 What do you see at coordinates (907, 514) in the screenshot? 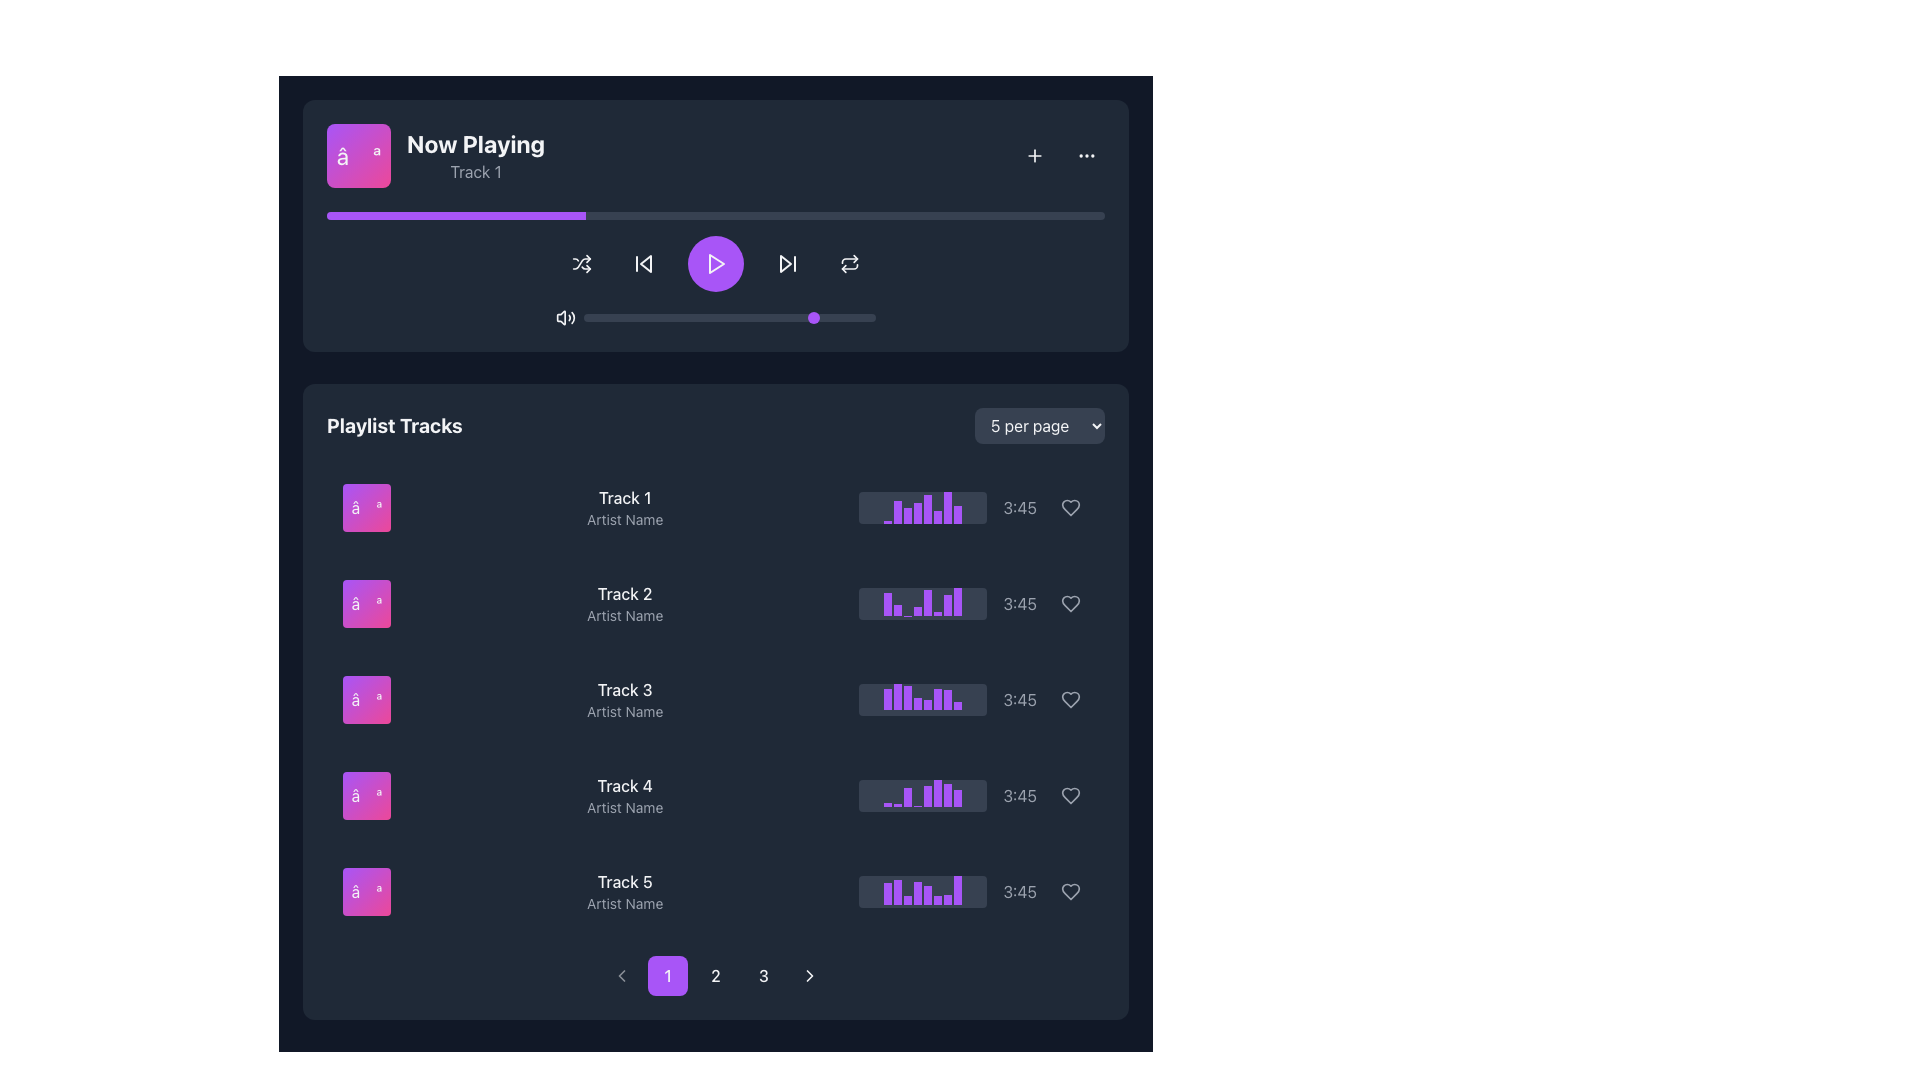
I see `the purple vertical graphical visualization bar located in the third position from the left within a group of similar bars, positioned towards the right side of the row corresponding to a music track in a playlist` at bounding box center [907, 514].